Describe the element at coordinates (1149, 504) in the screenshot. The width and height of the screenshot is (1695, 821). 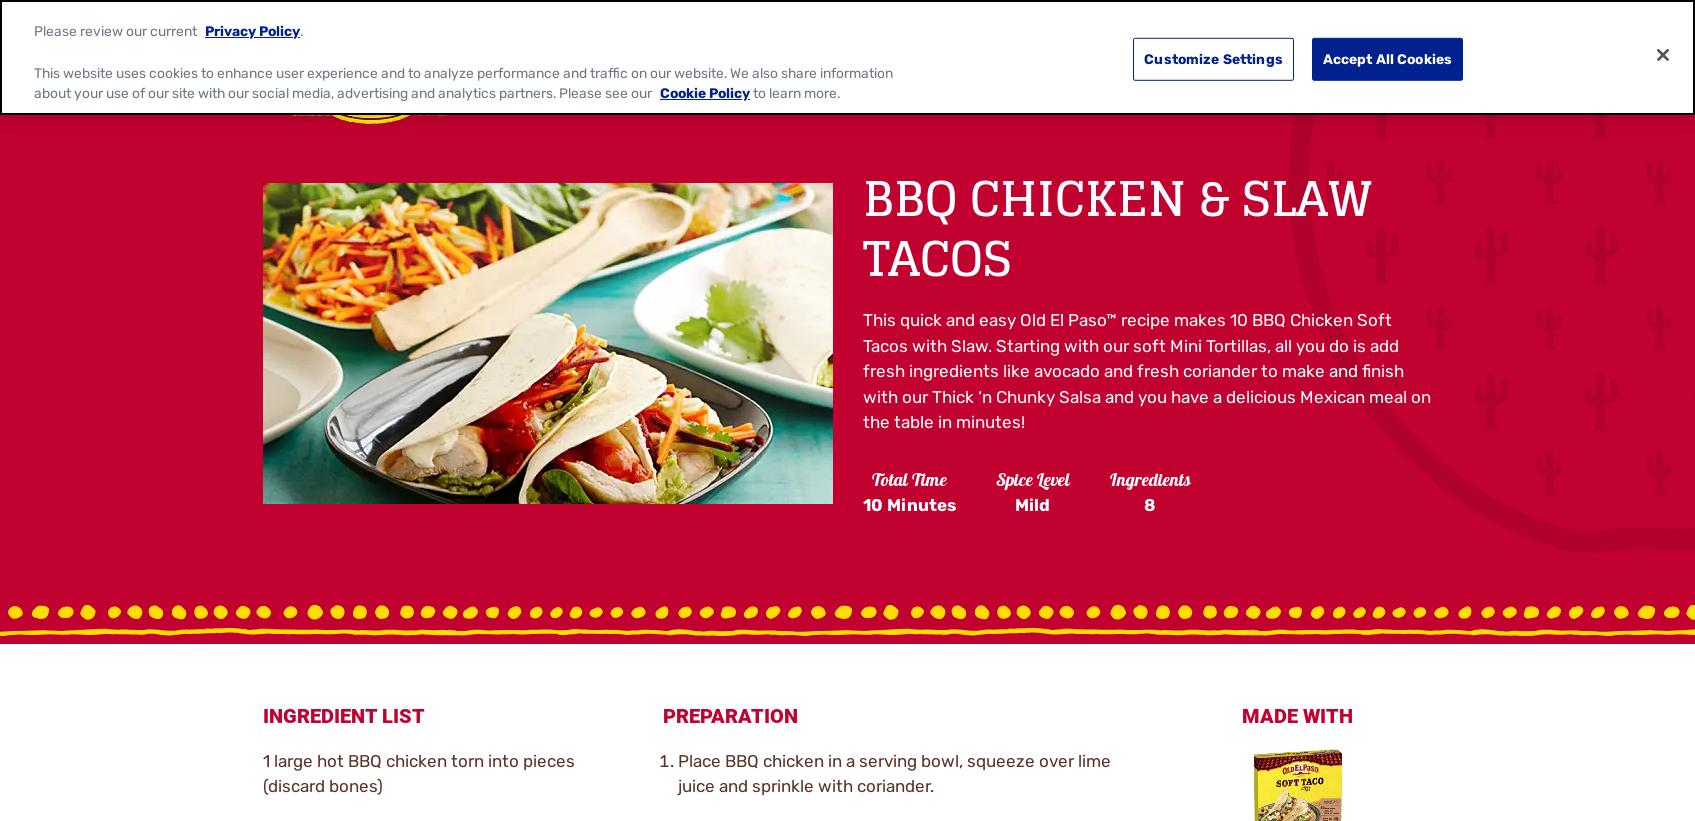
I see `'8'` at that location.